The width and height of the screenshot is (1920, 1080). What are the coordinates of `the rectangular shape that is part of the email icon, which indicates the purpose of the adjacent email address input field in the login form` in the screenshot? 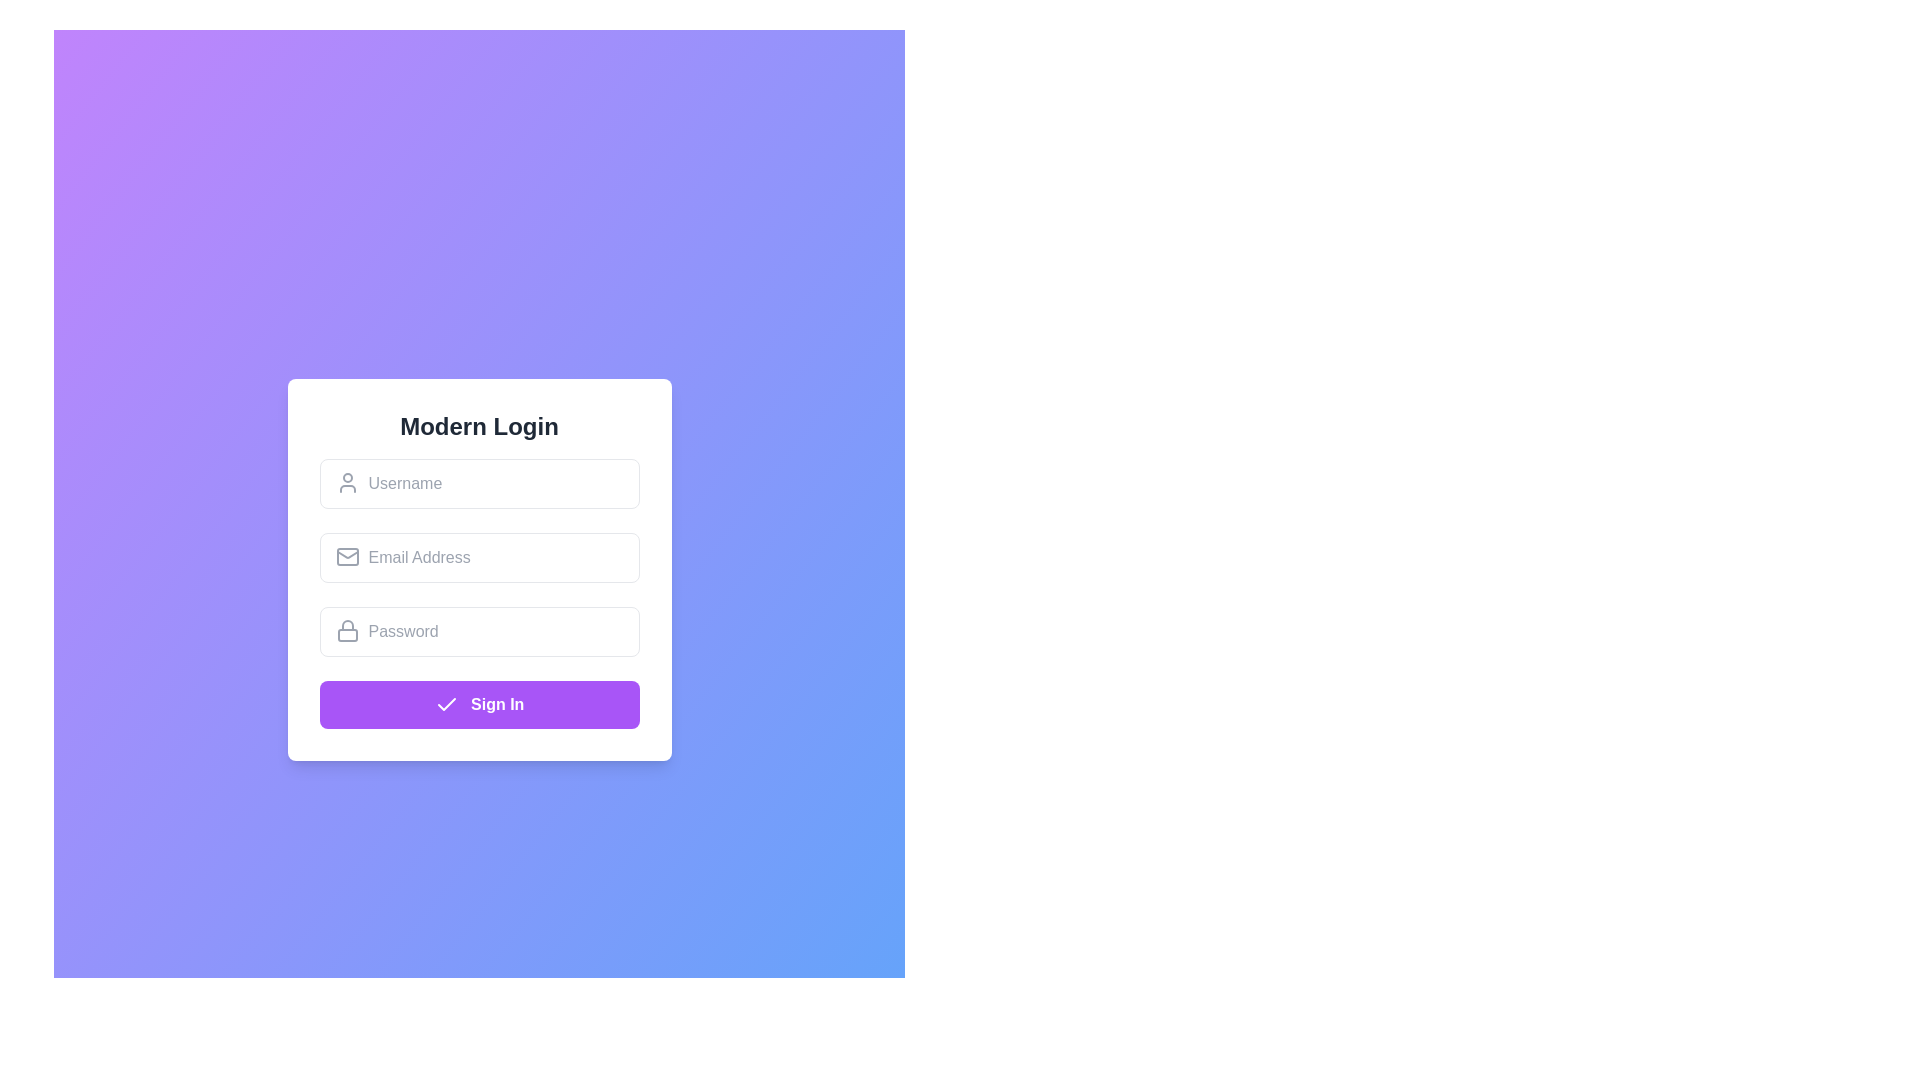 It's located at (347, 556).